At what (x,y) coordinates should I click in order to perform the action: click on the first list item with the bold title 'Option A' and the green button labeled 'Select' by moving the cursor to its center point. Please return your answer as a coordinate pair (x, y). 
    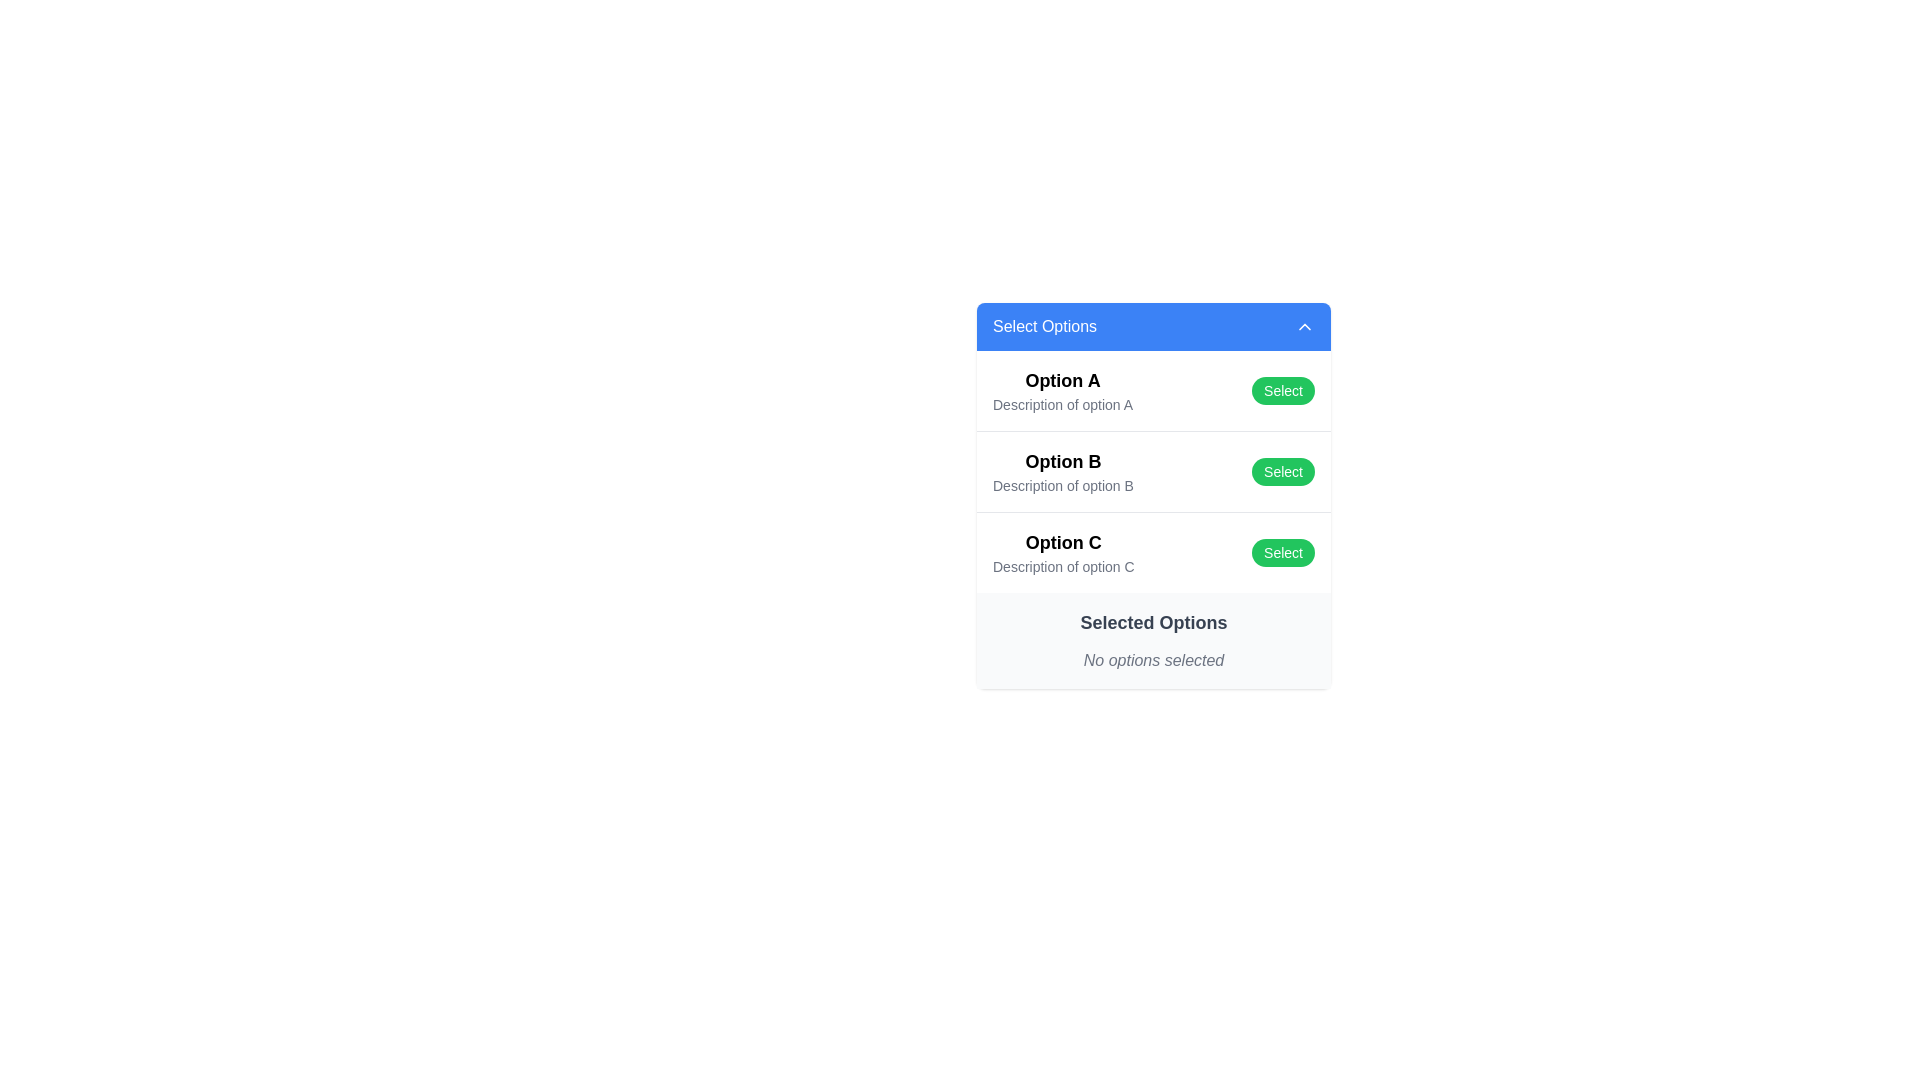
    Looking at the image, I should click on (1153, 390).